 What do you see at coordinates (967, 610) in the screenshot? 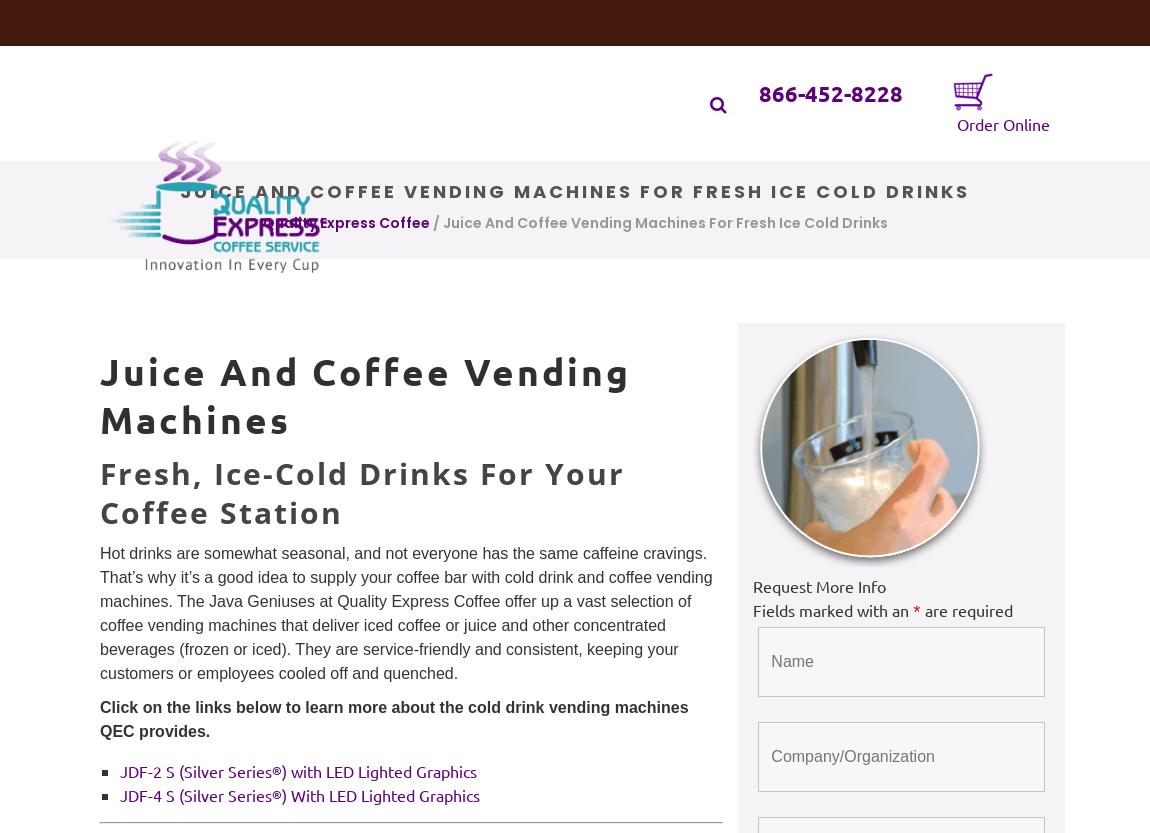
I see `'are required'` at bounding box center [967, 610].